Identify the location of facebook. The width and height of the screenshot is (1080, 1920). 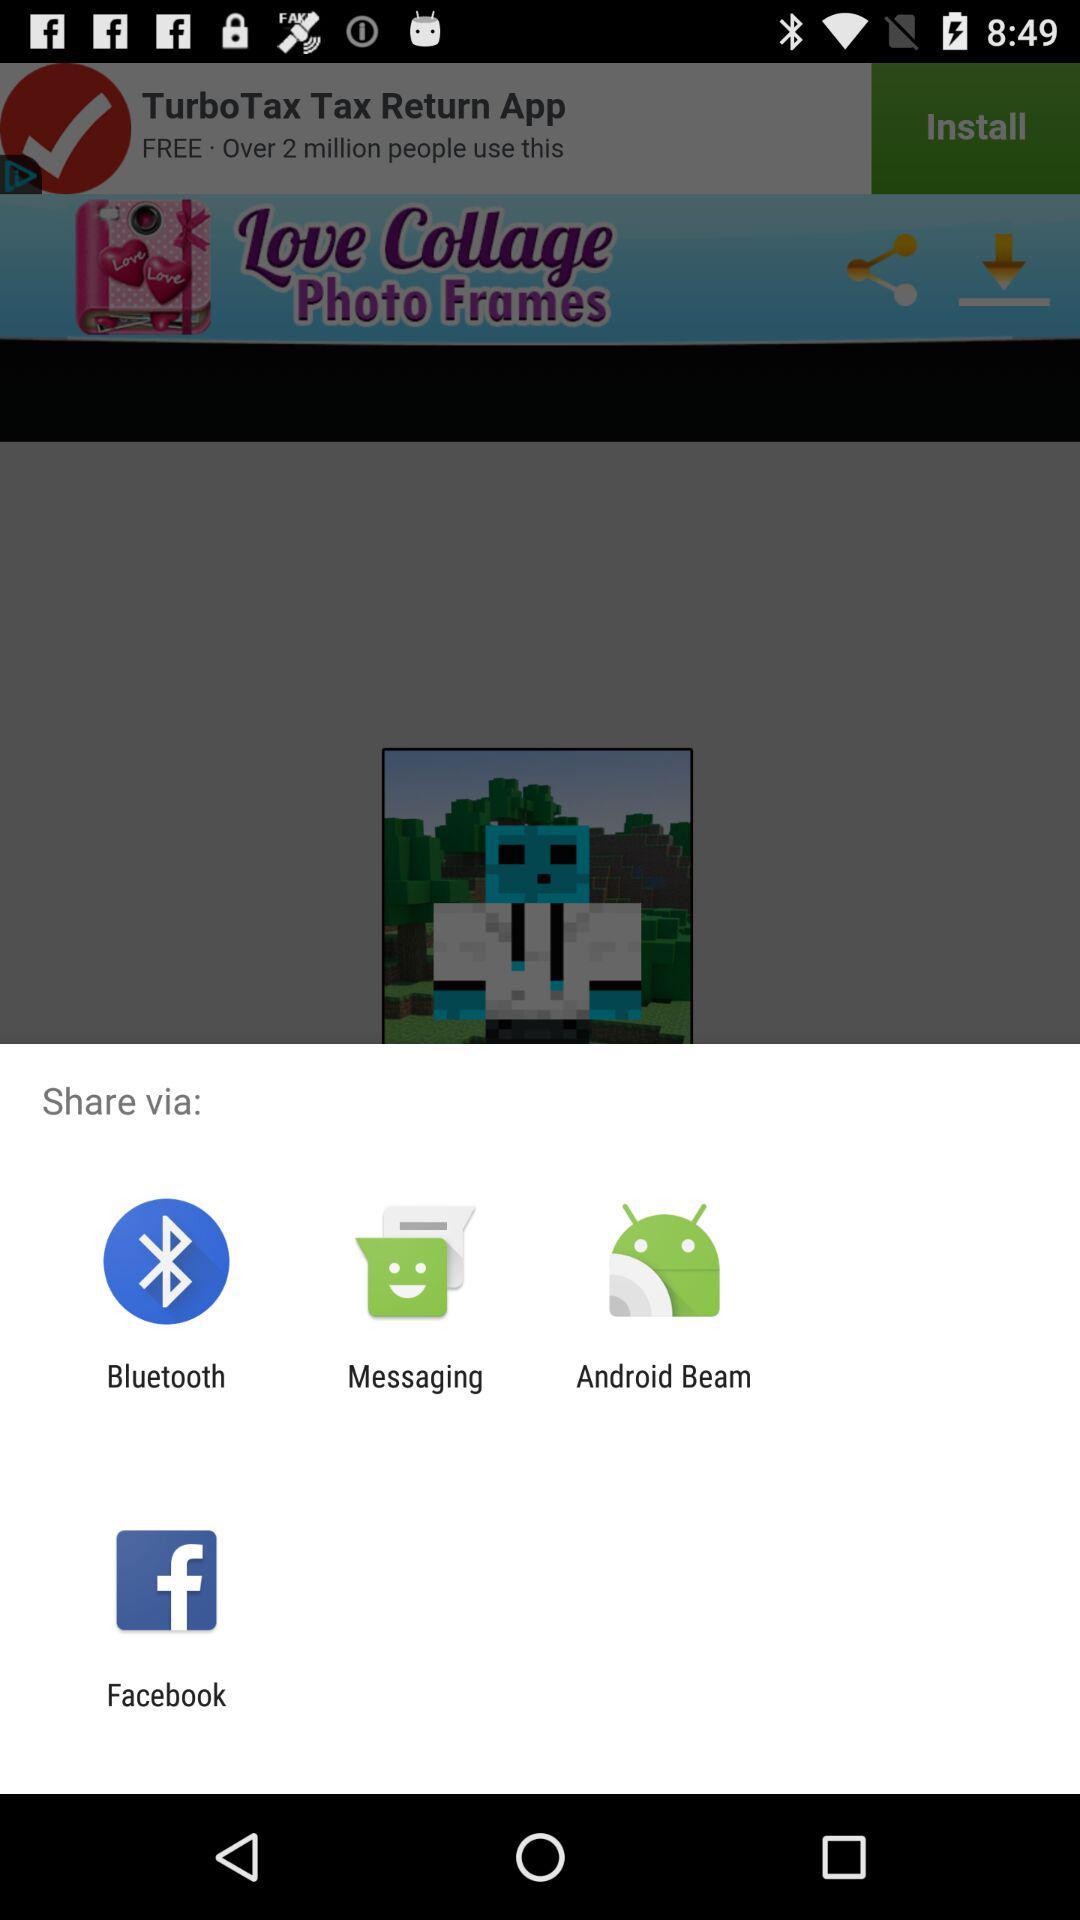
(165, 1711).